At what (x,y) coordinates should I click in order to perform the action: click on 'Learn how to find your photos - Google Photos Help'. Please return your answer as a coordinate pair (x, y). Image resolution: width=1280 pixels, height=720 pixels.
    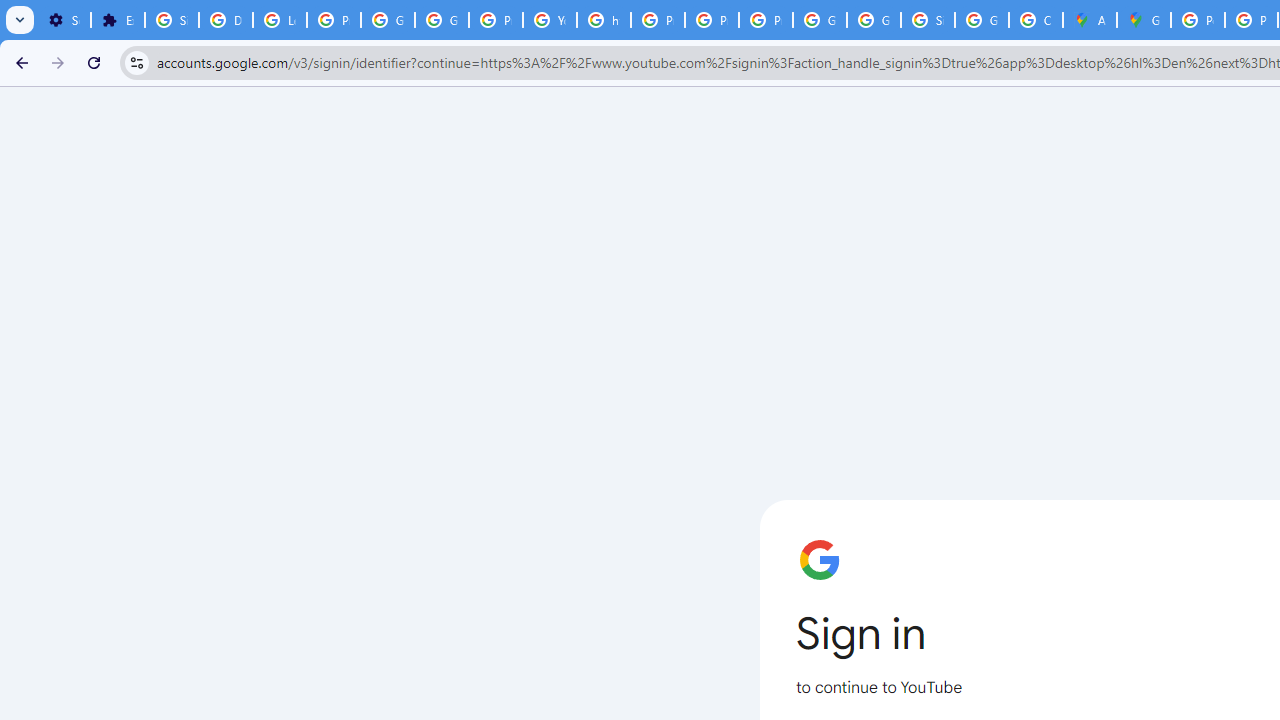
    Looking at the image, I should click on (279, 20).